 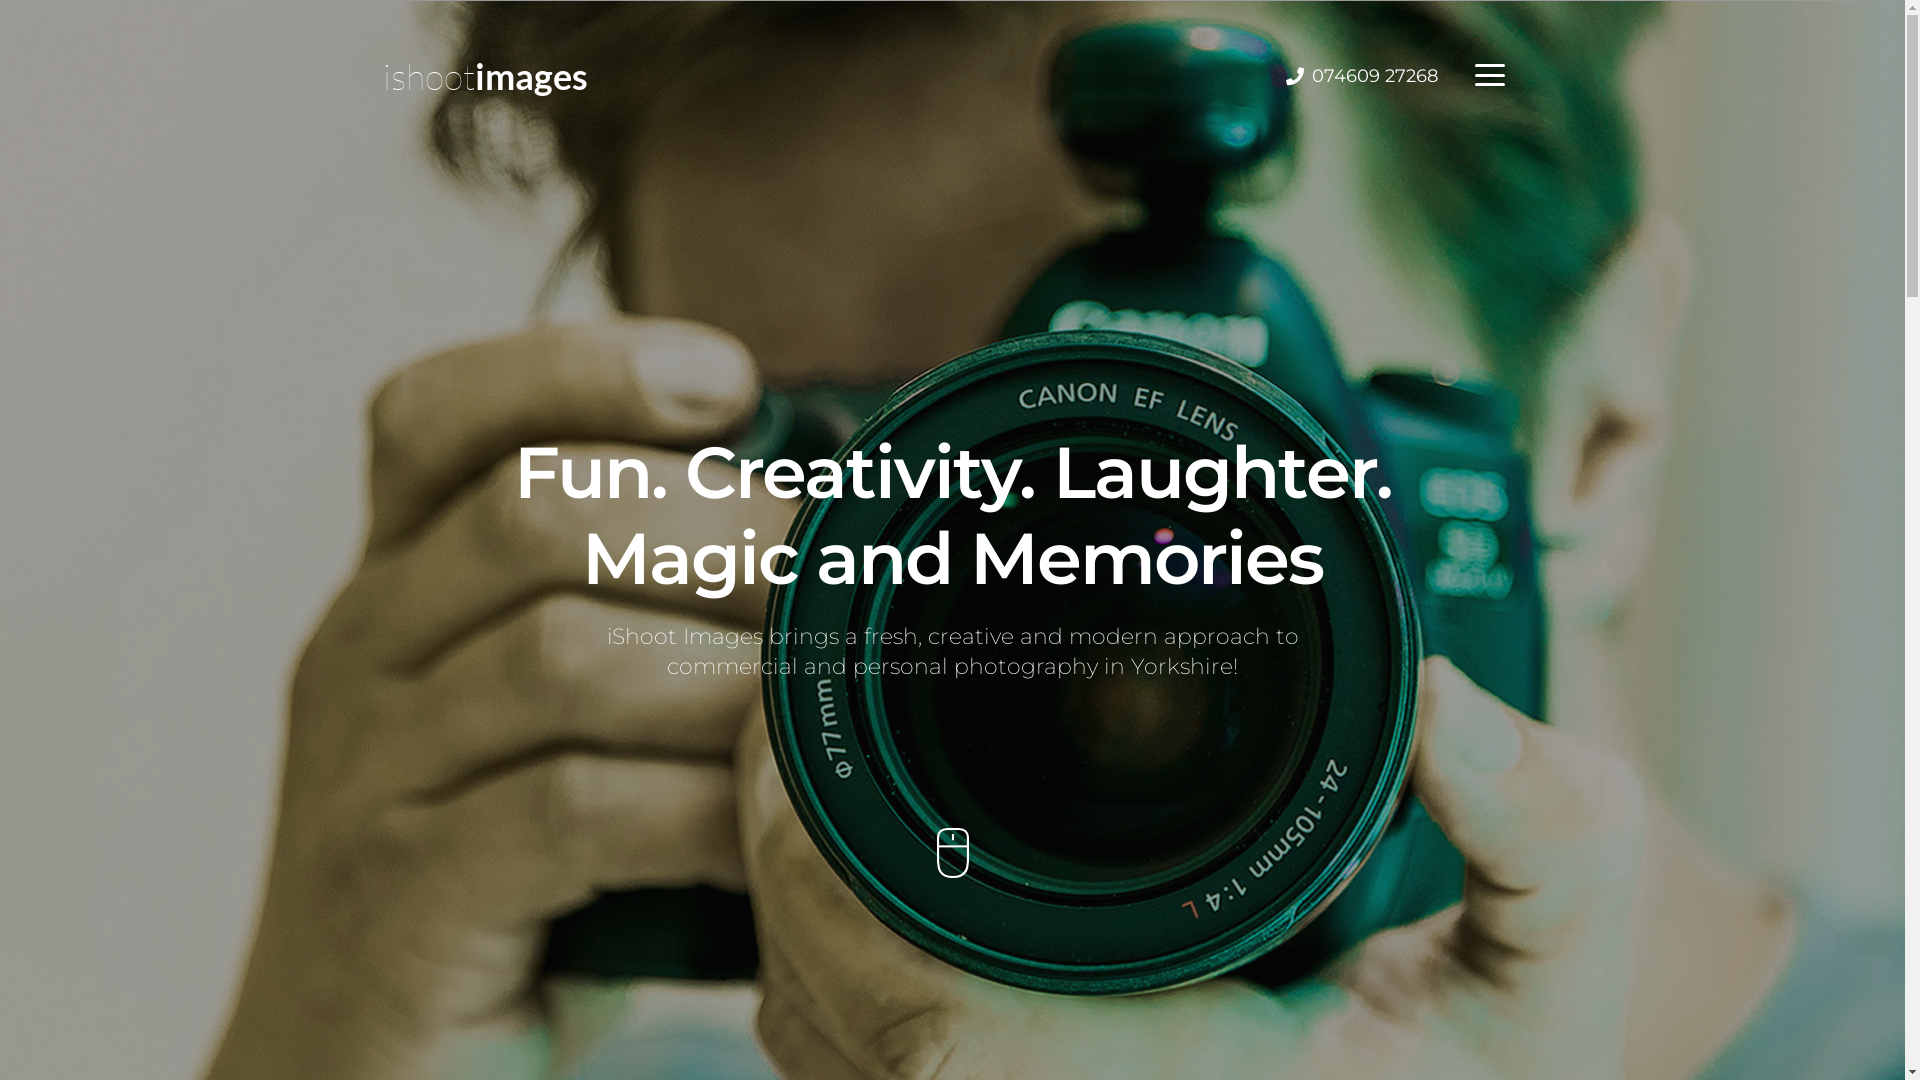 I want to click on 'ishootimages', so click(x=484, y=75).